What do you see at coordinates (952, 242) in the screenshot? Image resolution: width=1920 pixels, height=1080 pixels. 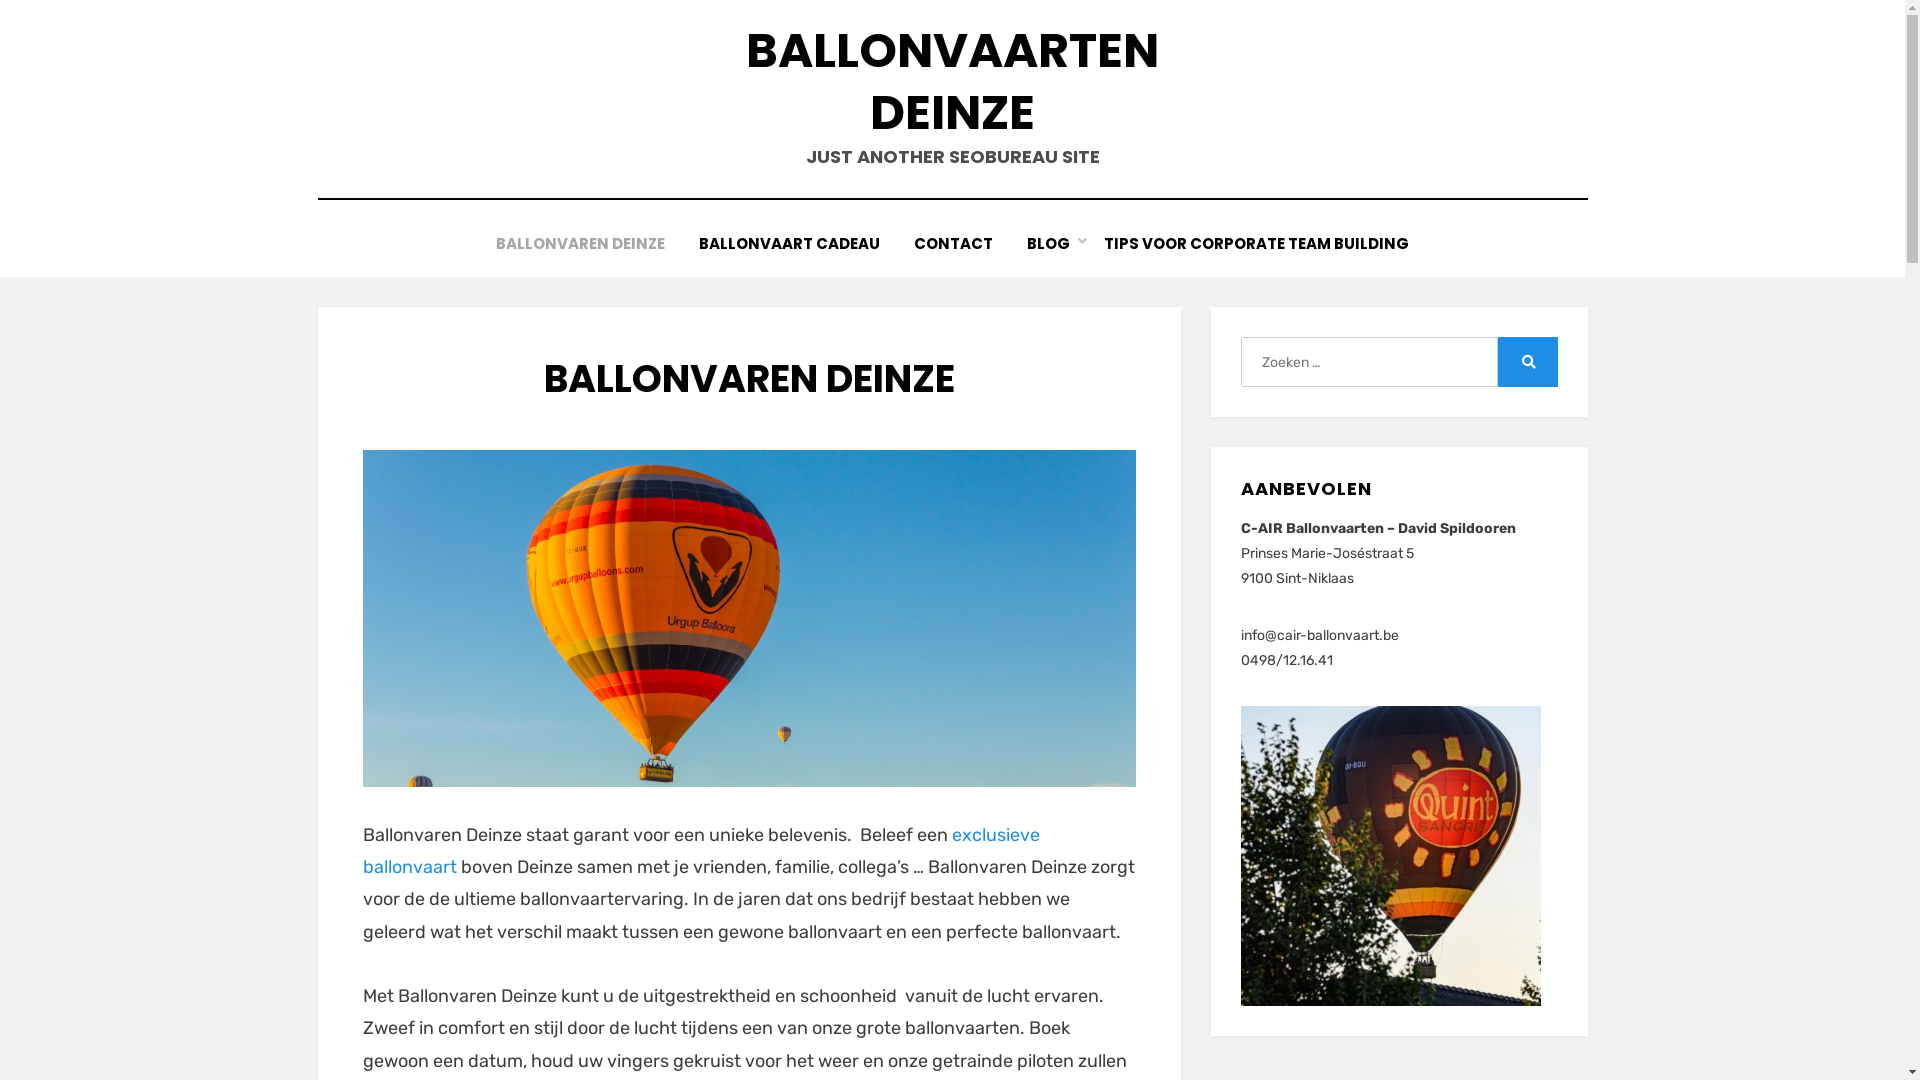 I see `'CONTACT'` at bounding box center [952, 242].